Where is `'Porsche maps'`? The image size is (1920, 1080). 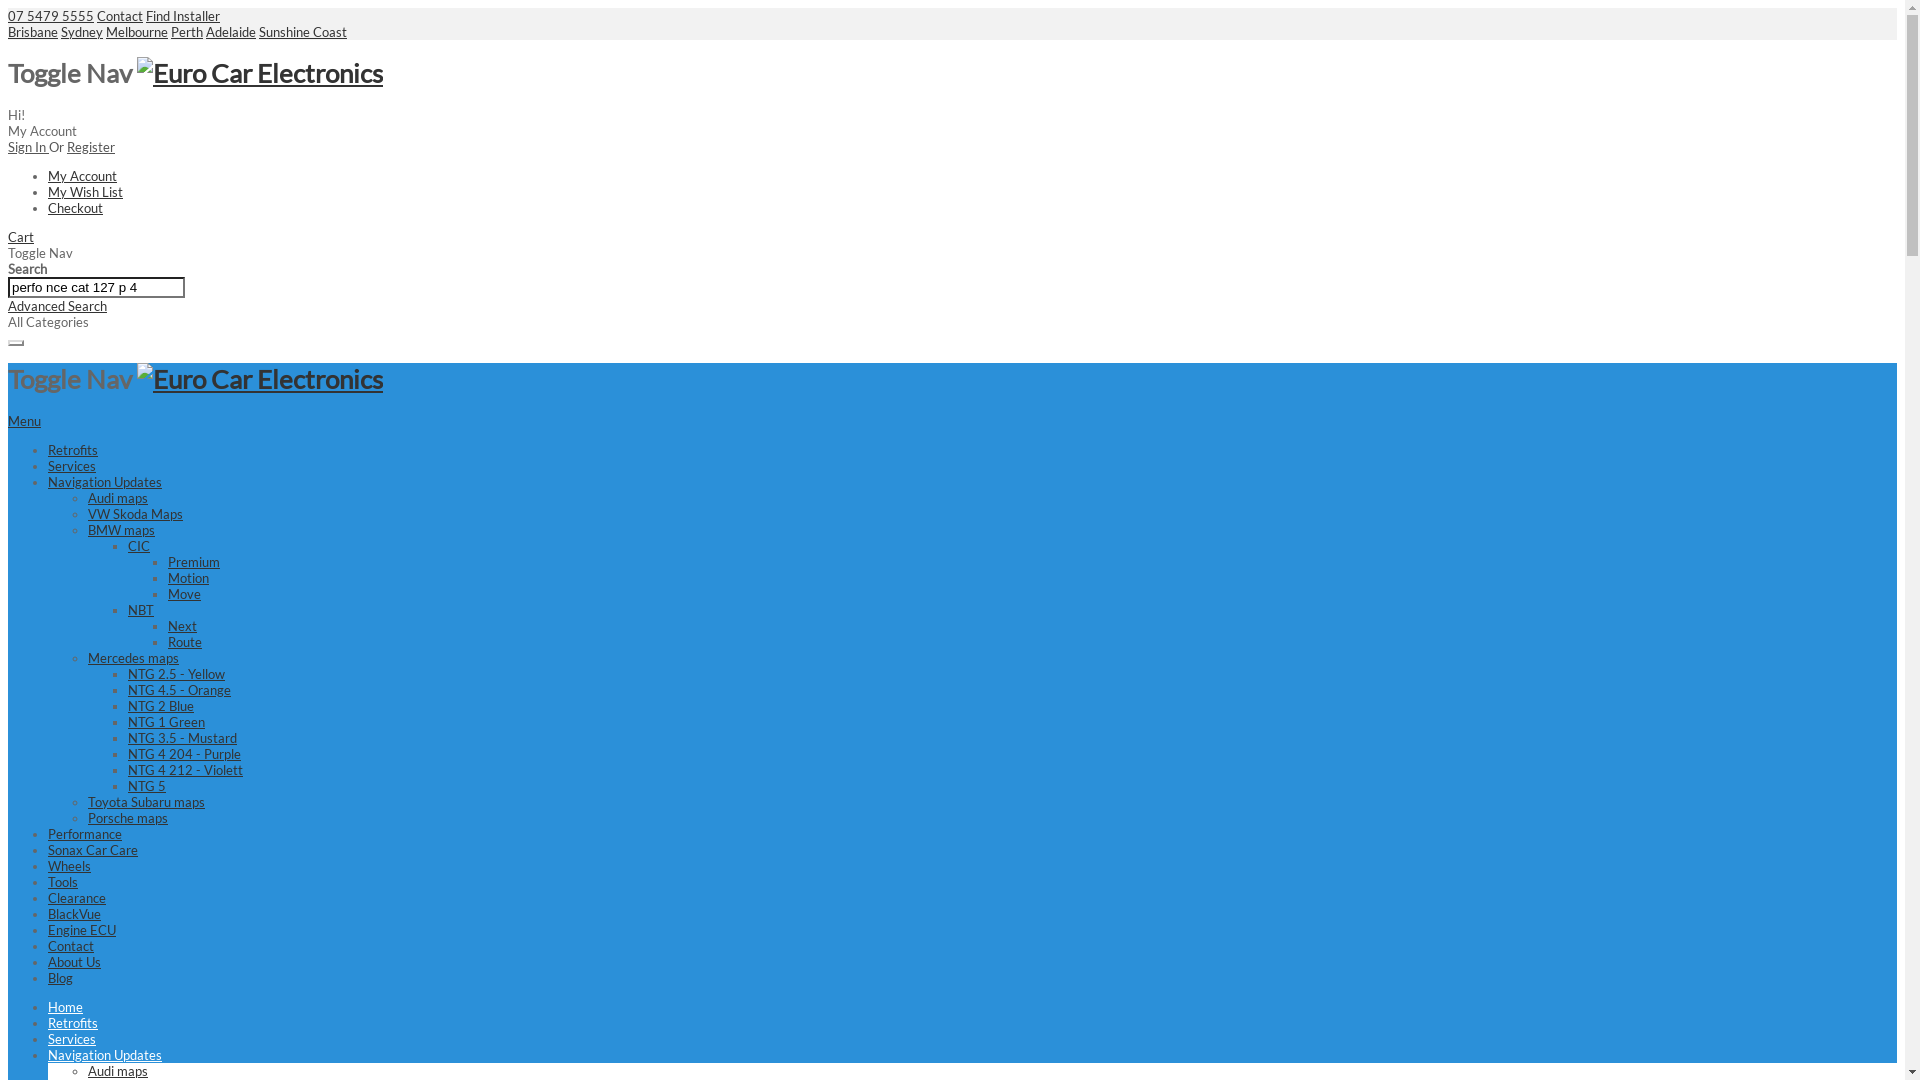 'Porsche maps' is located at coordinates (127, 817).